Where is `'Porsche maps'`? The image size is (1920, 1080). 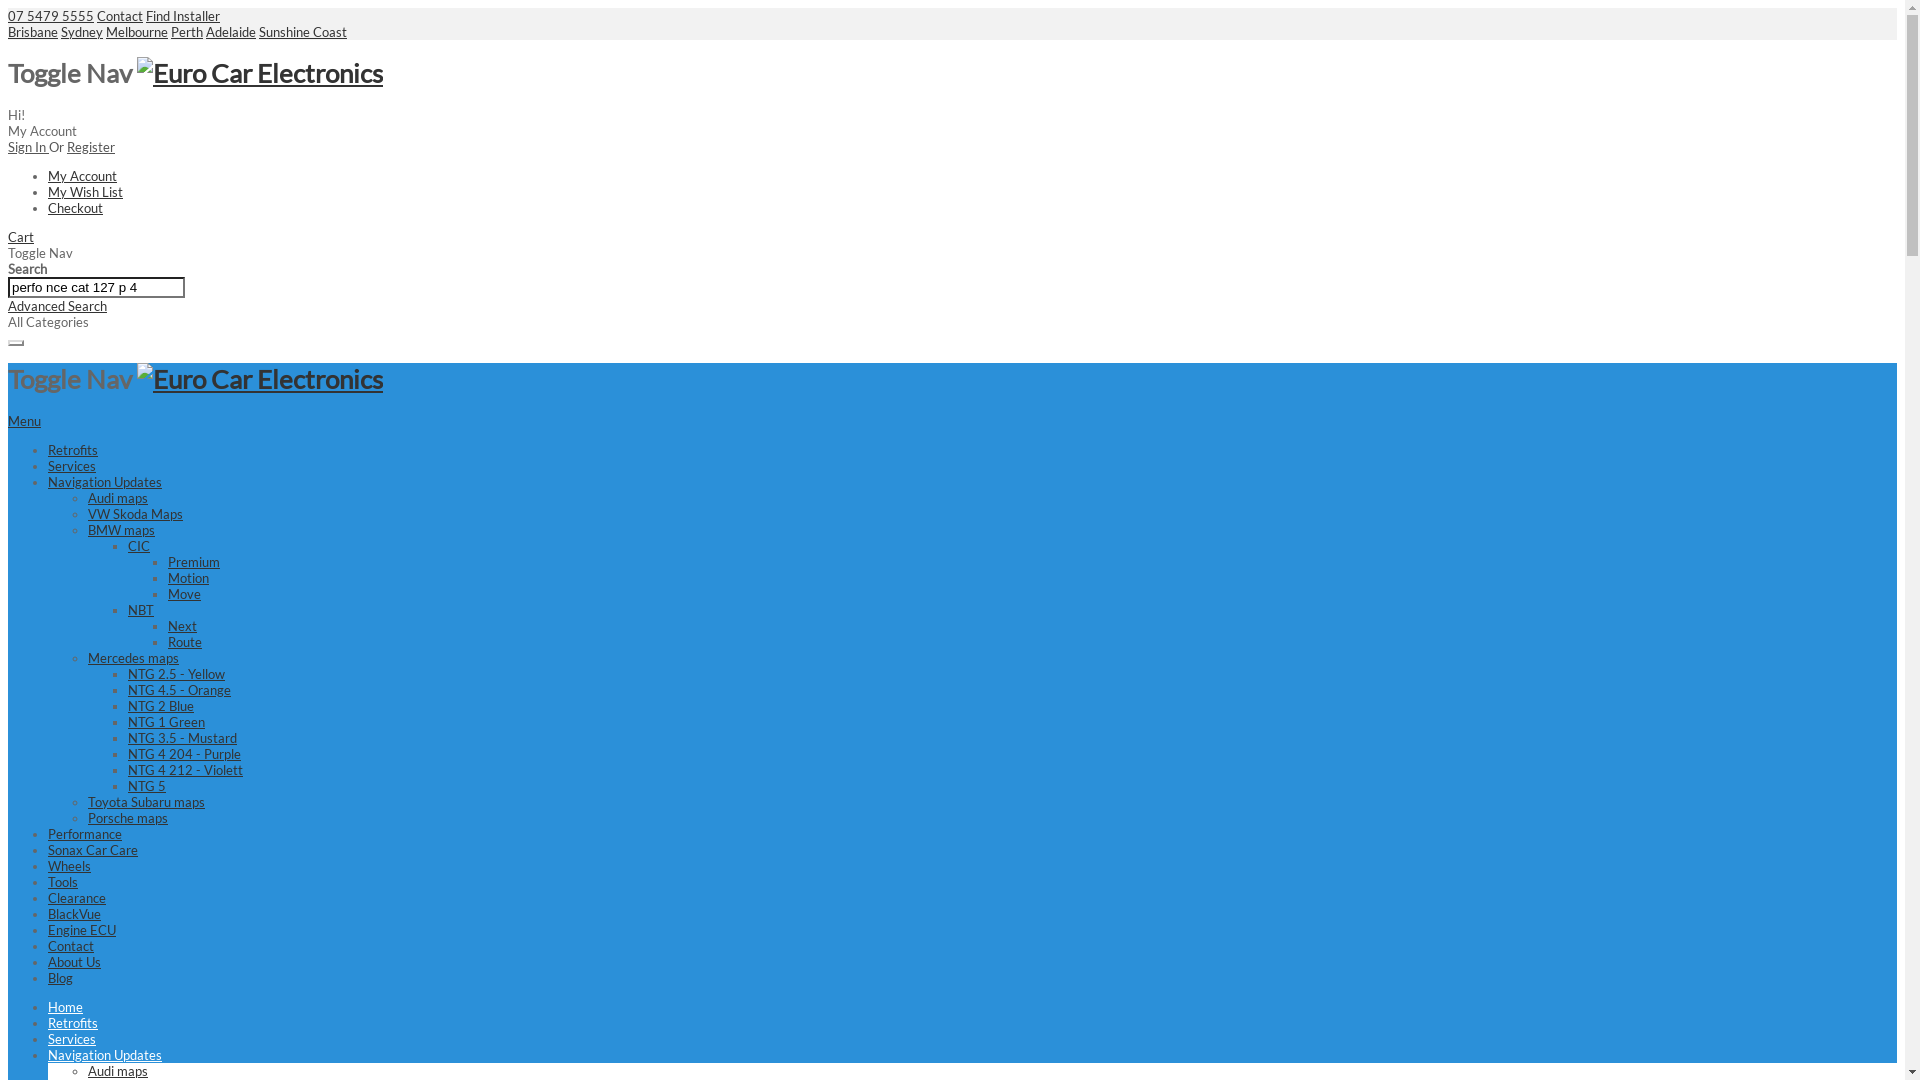 'Porsche maps' is located at coordinates (127, 817).